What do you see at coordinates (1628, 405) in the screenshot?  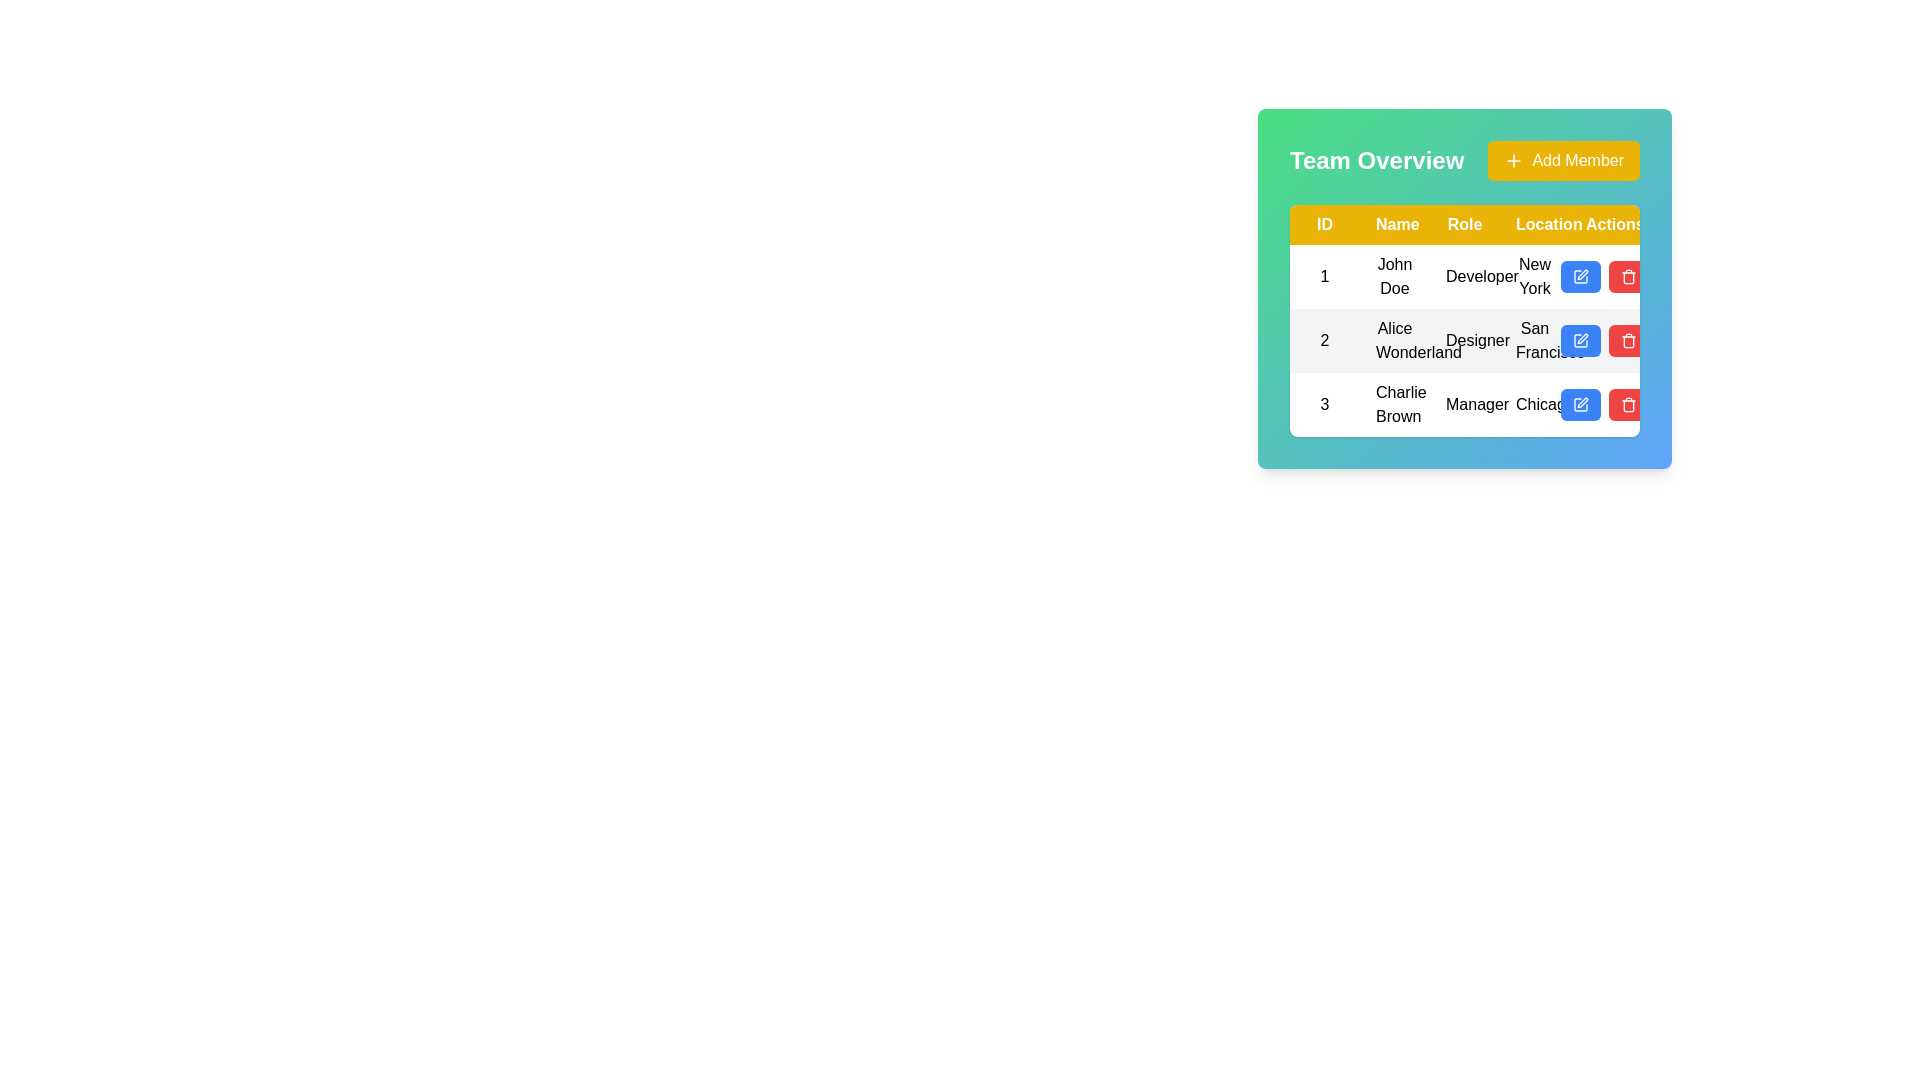 I see `the red button with a trash bin icon located to the right of the blue 'edit' button` at bounding box center [1628, 405].